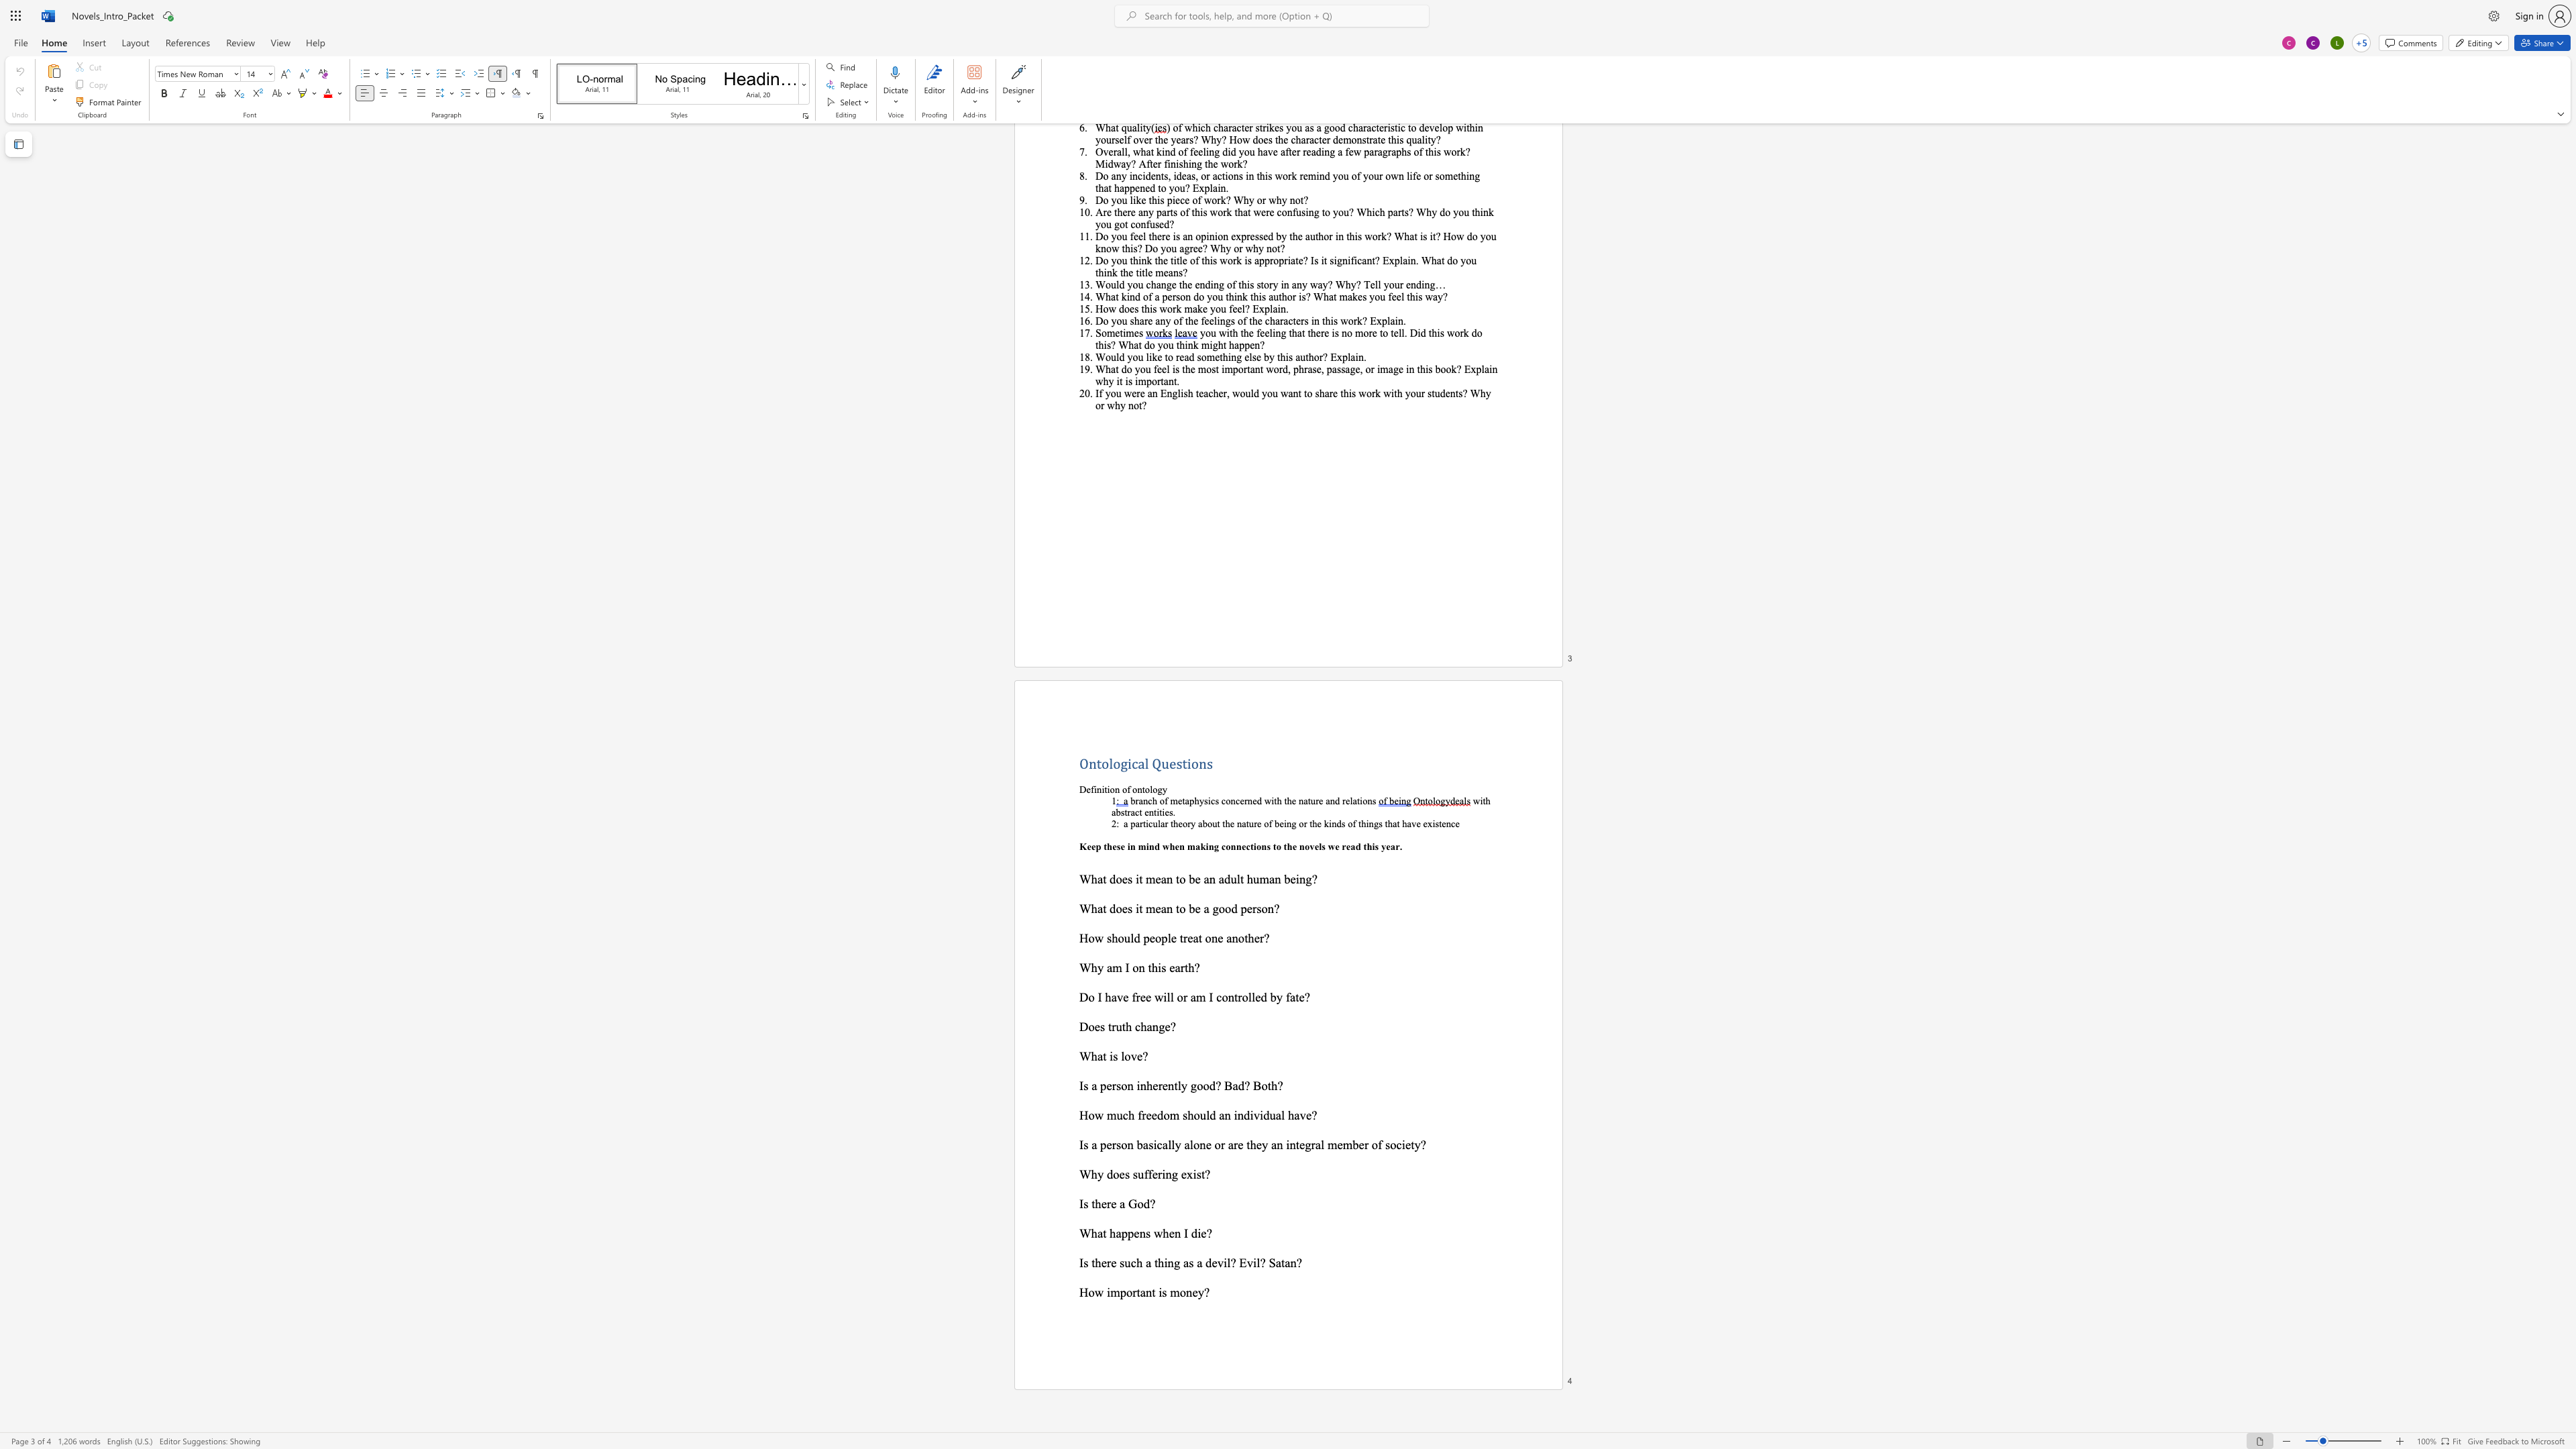 This screenshot has height=1449, width=2576. Describe the element at coordinates (1081, 1144) in the screenshot. I see `the 1th character "I" in the text` at that location.